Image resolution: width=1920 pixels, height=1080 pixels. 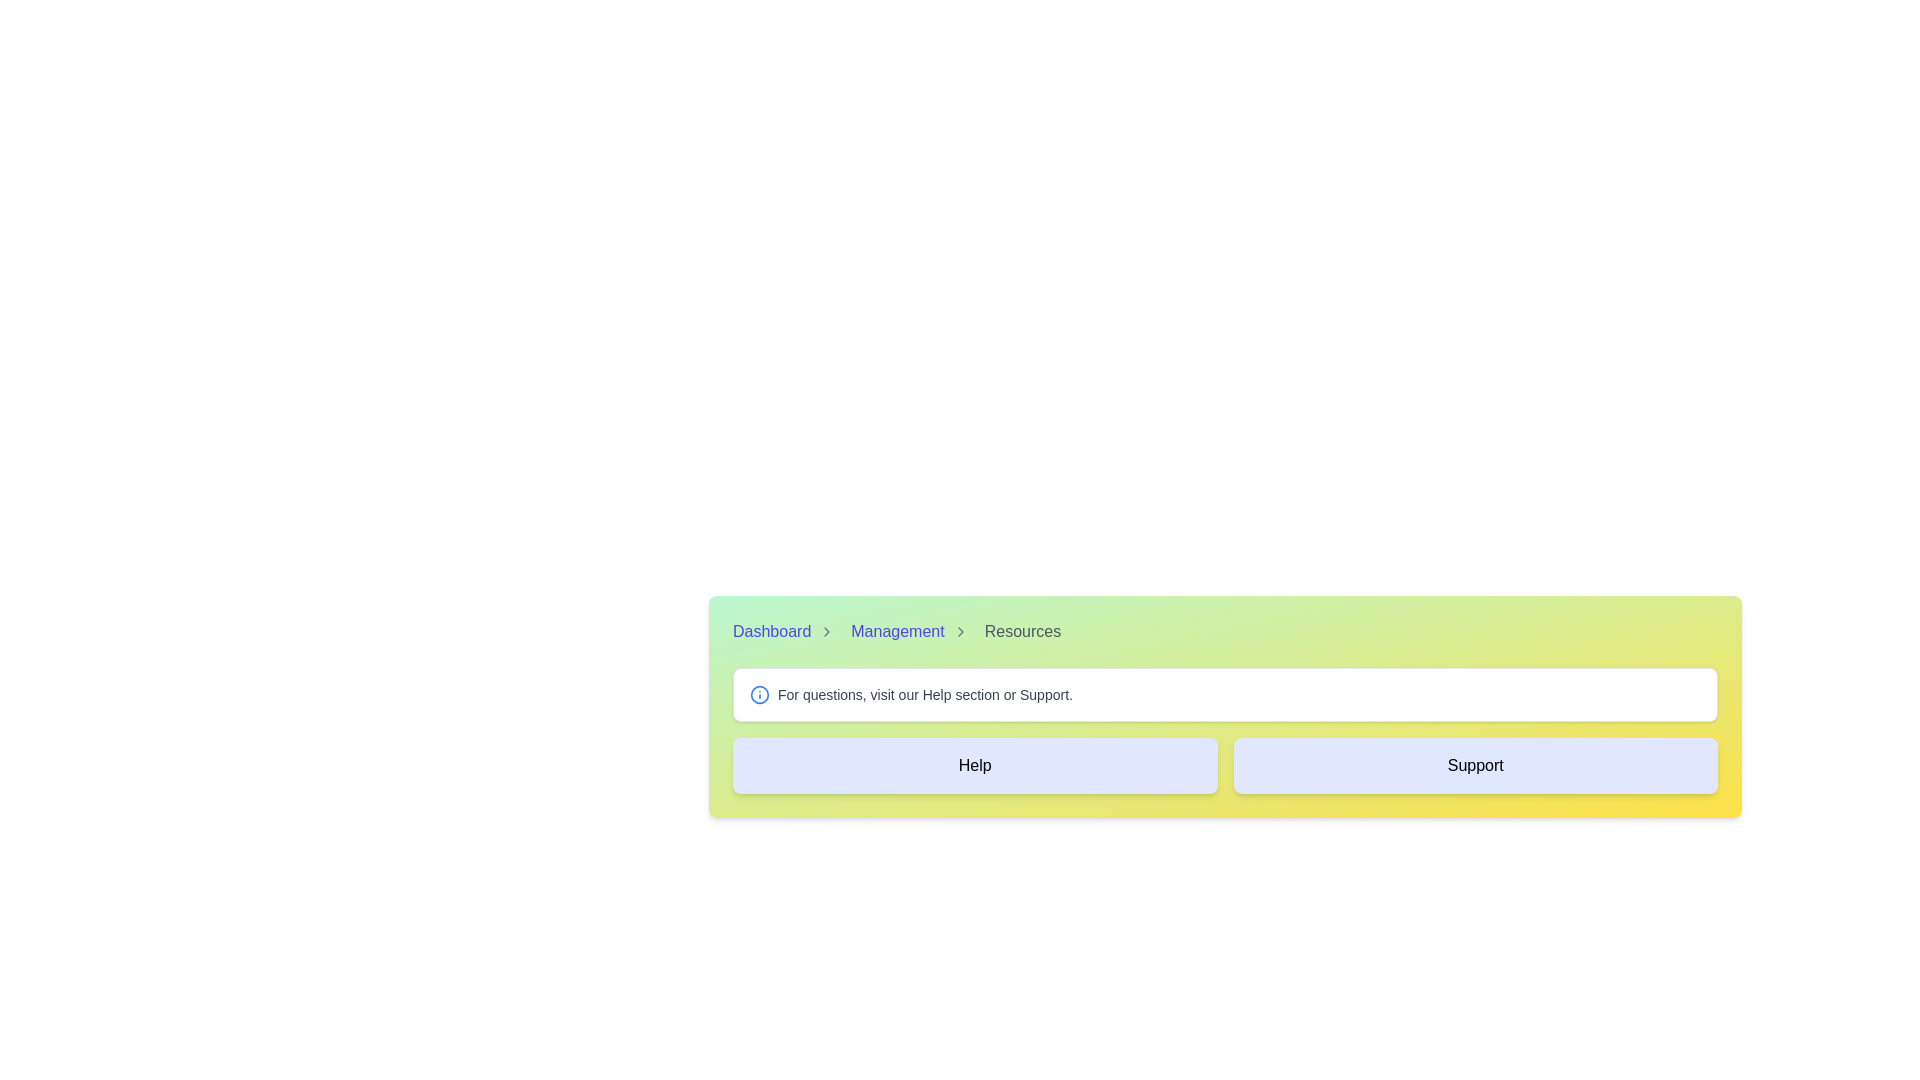 I want to click on the informational icon located at the start of a horizontal layout within a green background card, which is positioned to the left of the text 'For questions, visit our Help section or Support.', so click(x=758, y=693).